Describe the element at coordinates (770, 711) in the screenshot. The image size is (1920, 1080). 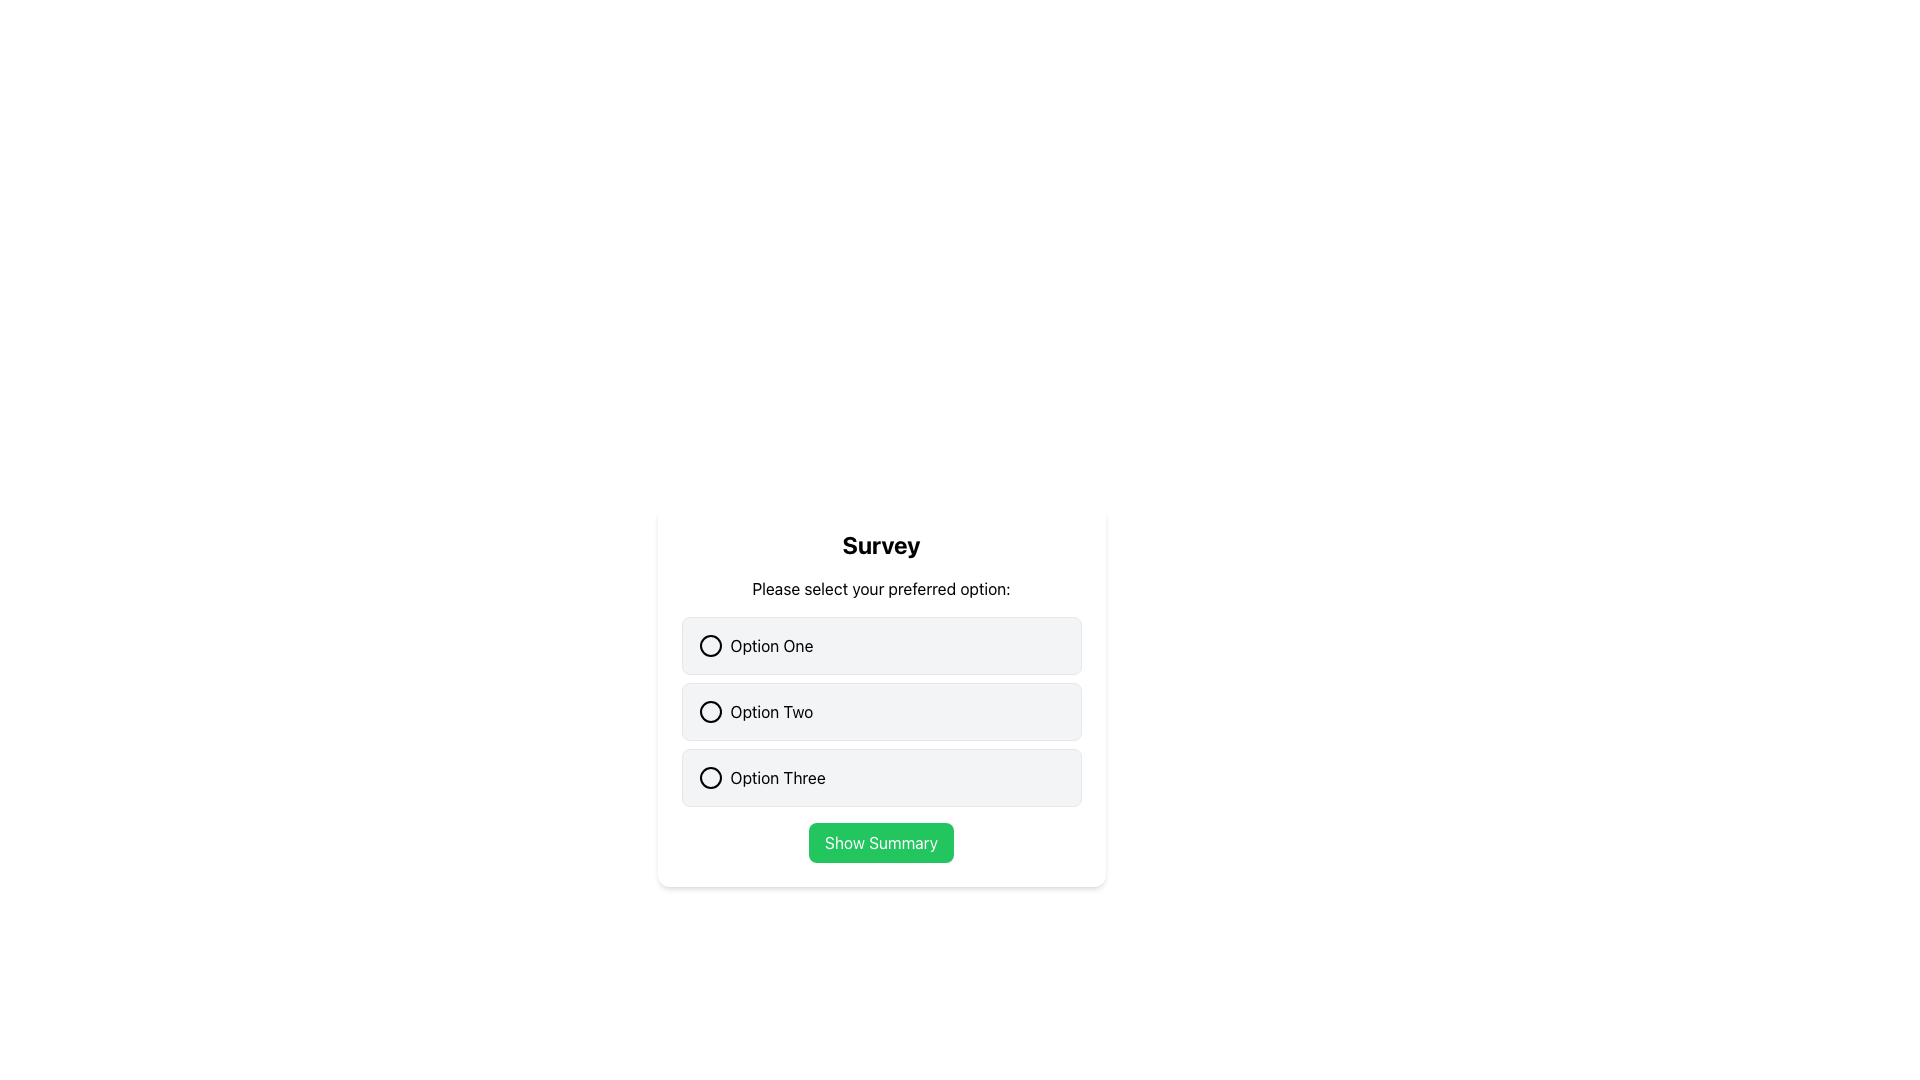
I see `the 'Option Two' text label, which is styled with a black font and located next to a circular icon in the middle of a vertical list of choices` at that location.